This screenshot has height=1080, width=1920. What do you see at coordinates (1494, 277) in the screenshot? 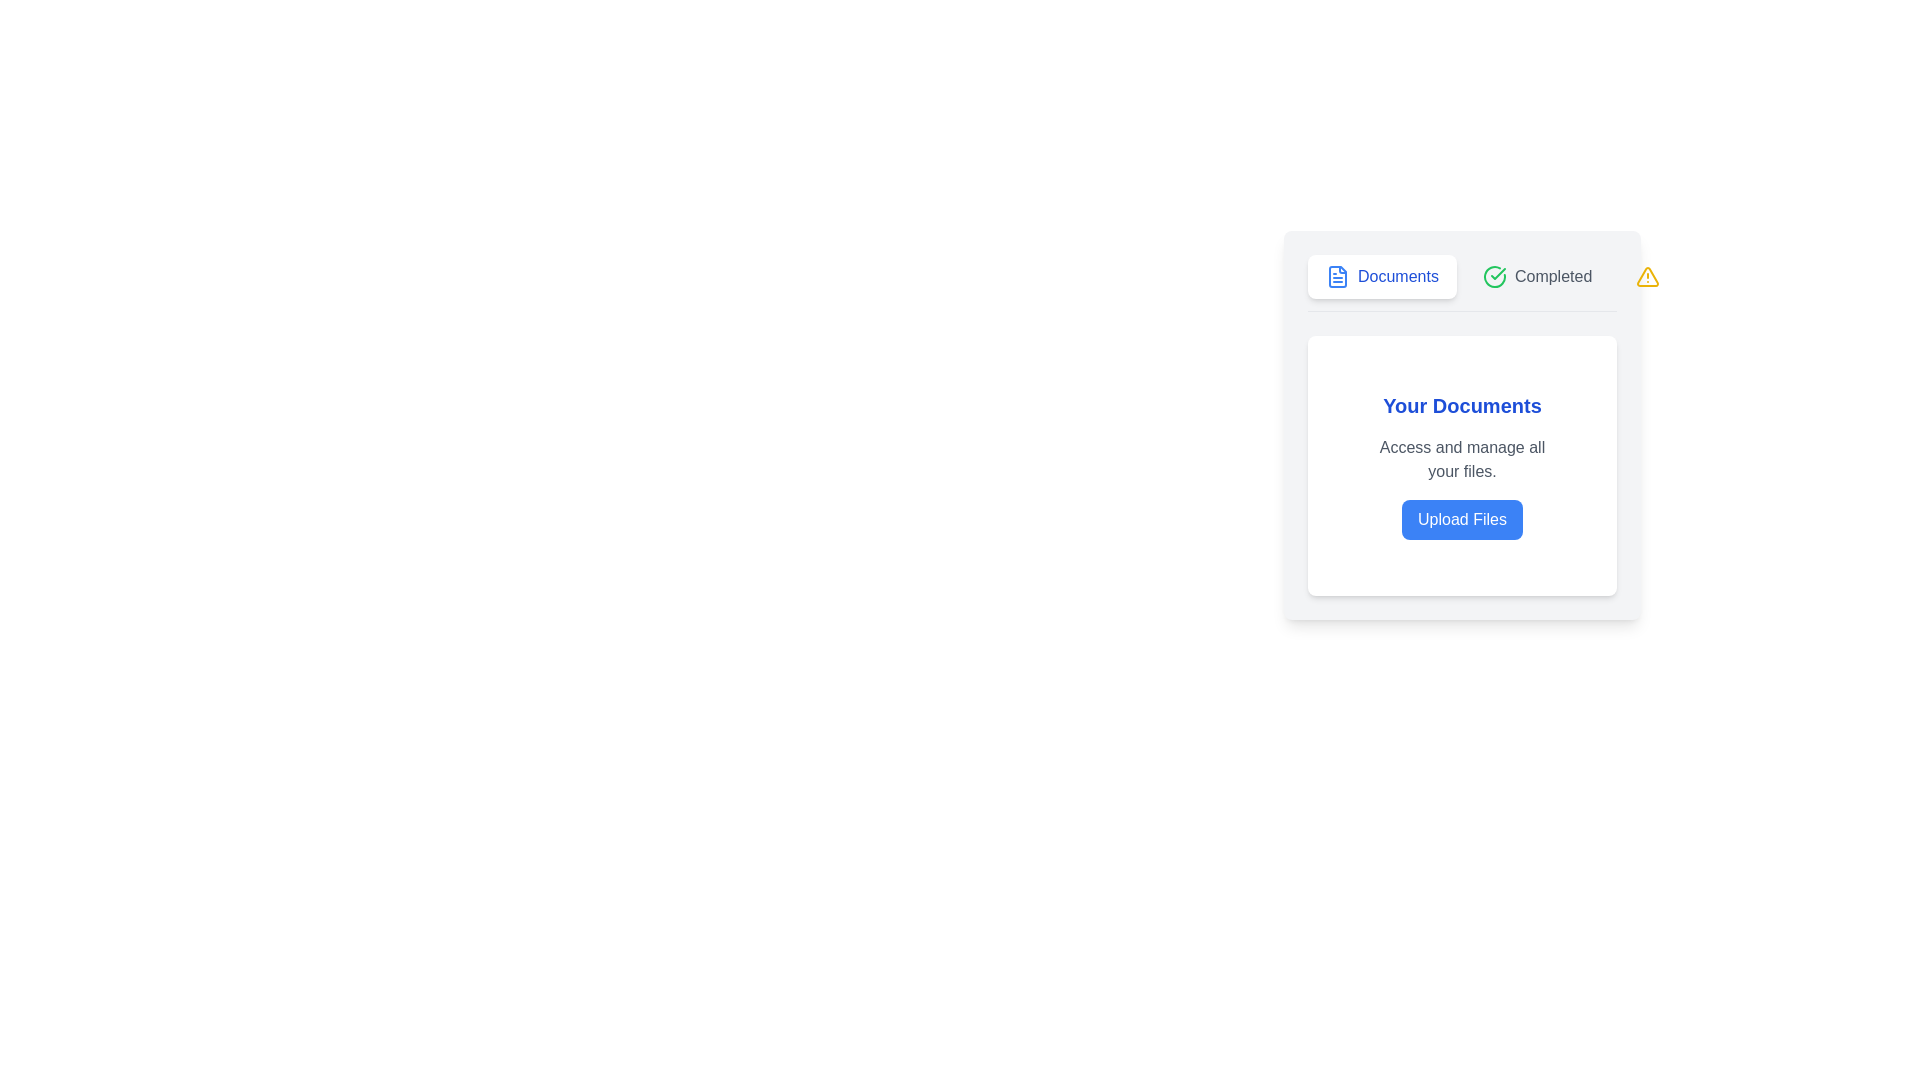
I see `the visual indicator icon located to the left of the text 'Completed', which emphasizes the status of 'Completed'` at bounding box center [1494, 277].